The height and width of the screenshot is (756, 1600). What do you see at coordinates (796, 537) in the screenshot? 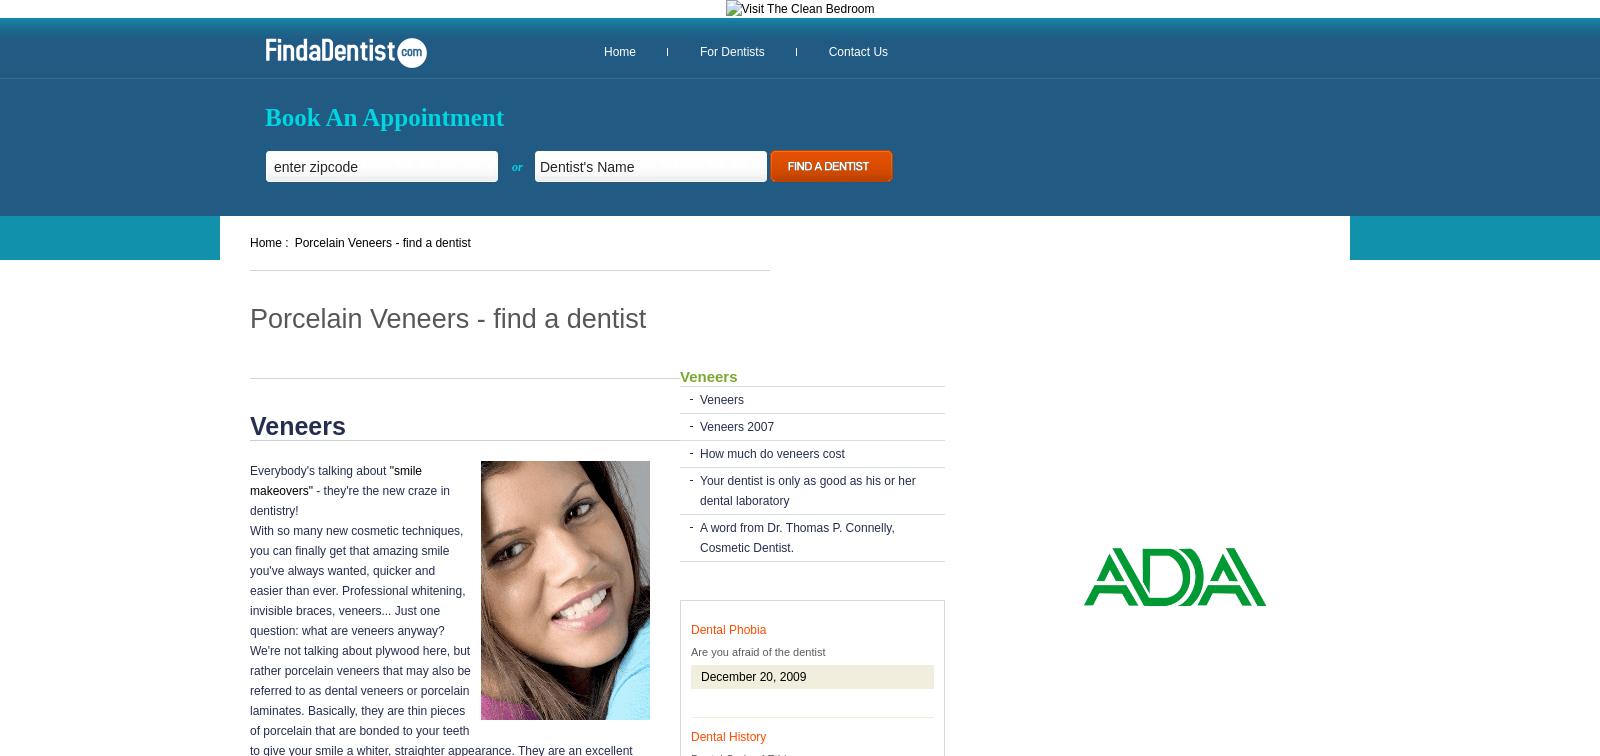
I see `'A word from Dr. Thomas P. Connelly, Cosmetic Dentist.'` at bounding box center [796, 537].